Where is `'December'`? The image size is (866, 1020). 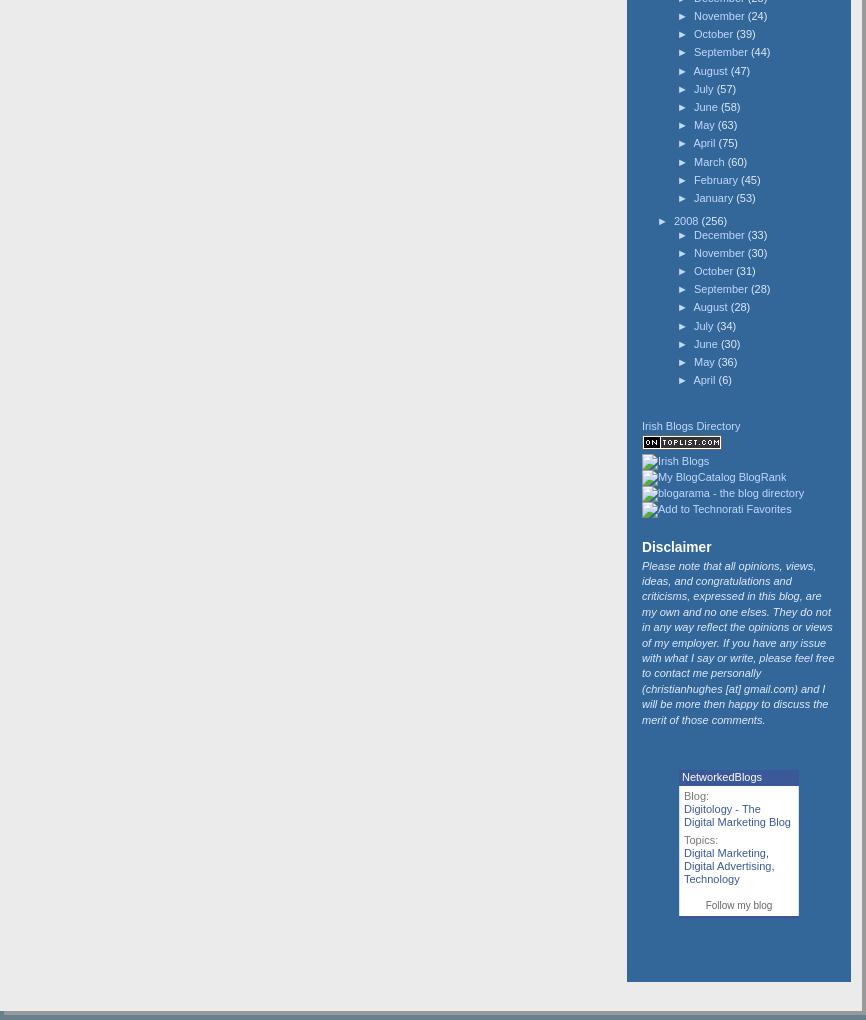
'December' is located at coordinates (719, 233).